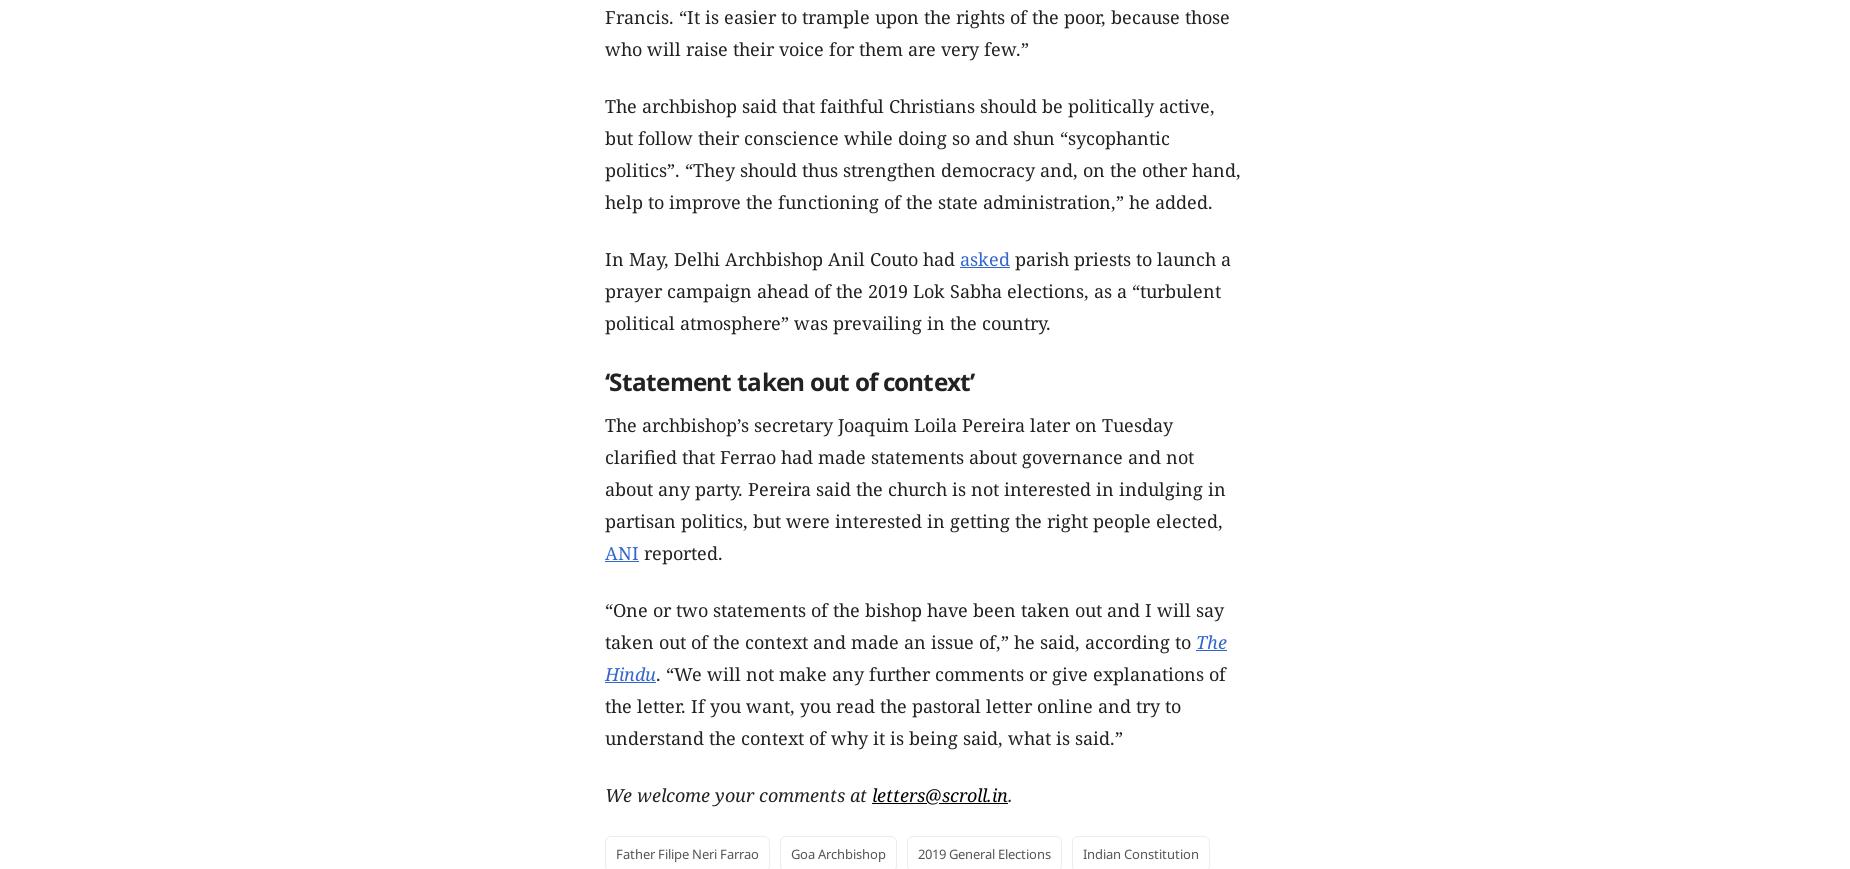  What do you see at coordinates (604, 705) in the screenshot?
I see `'. “We will not make any further comments or give explanations of the letter. If you want, you read the pastoral letter online and try to understand the context of why it is being said, what is said.”'` at bounding box center [604, 705].